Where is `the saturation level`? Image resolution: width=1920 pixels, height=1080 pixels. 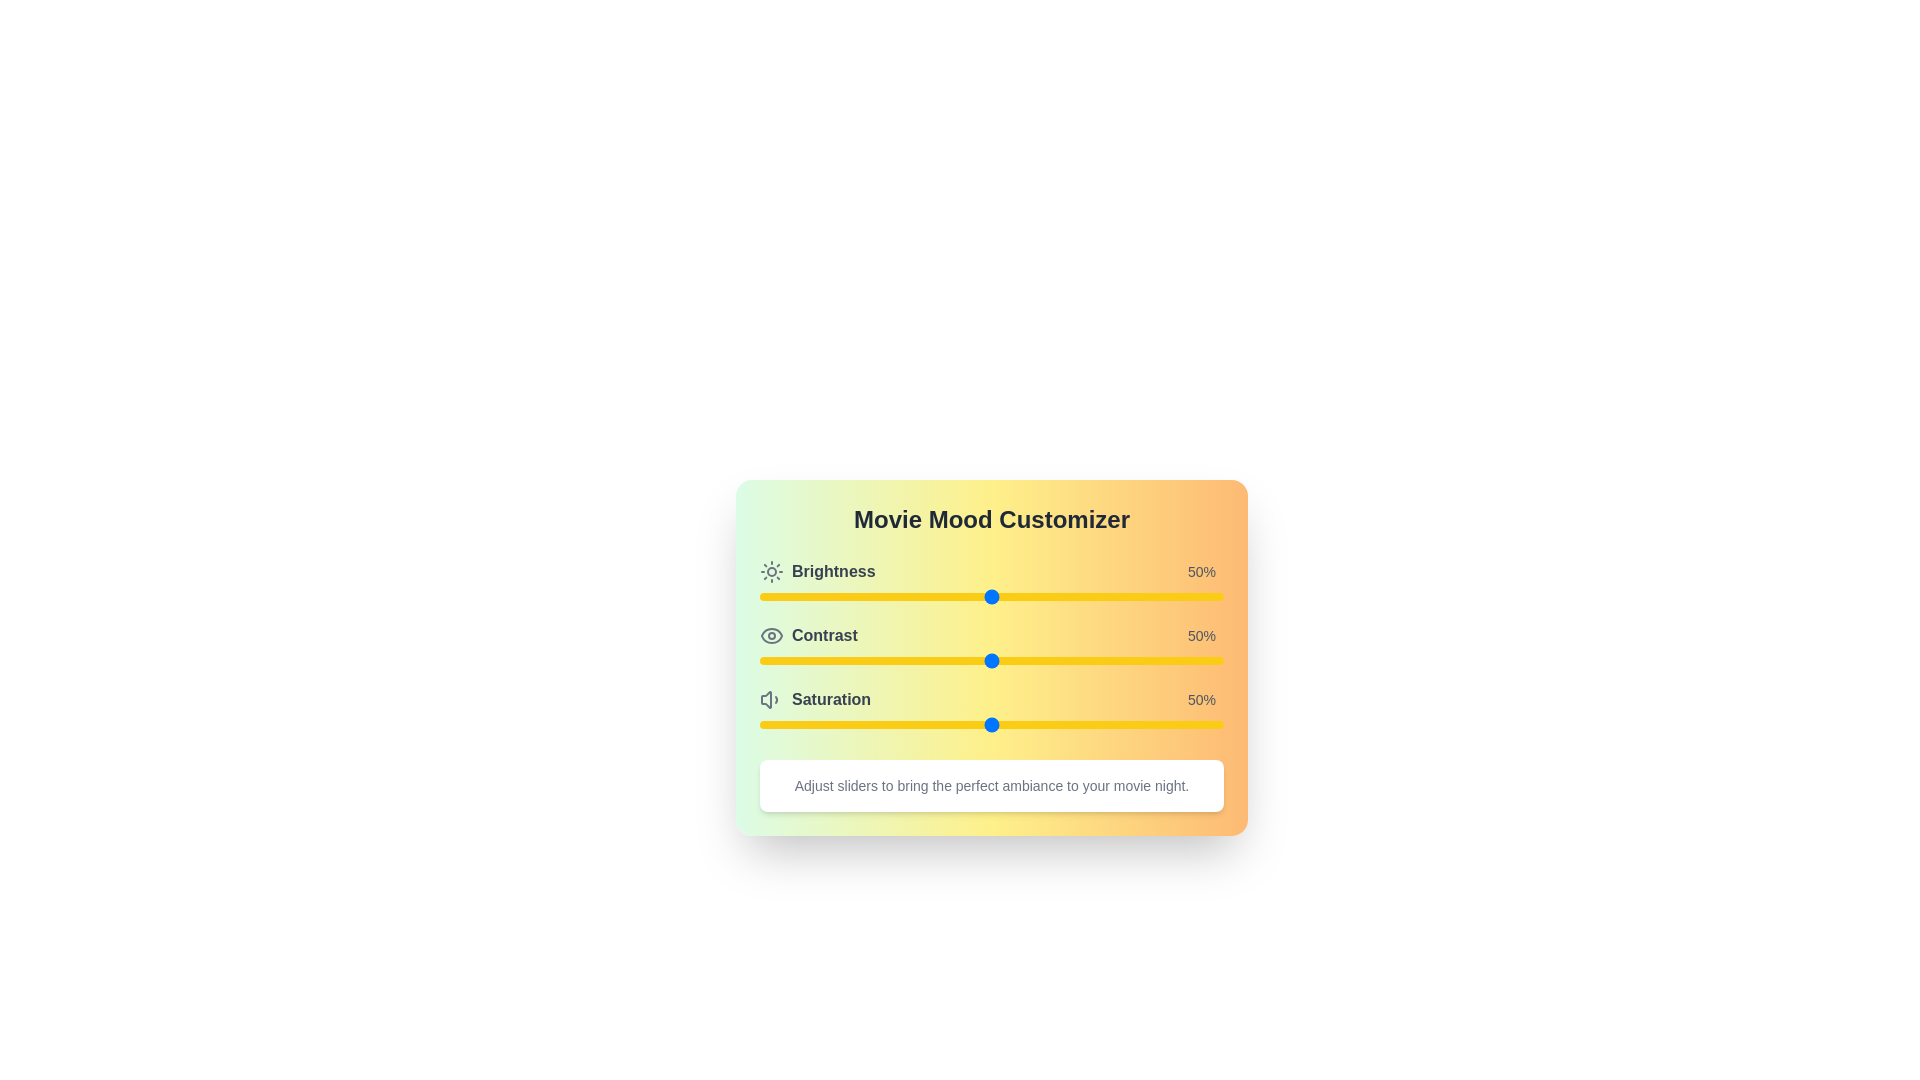 the saturation level is located at coordinates (1019, 725).